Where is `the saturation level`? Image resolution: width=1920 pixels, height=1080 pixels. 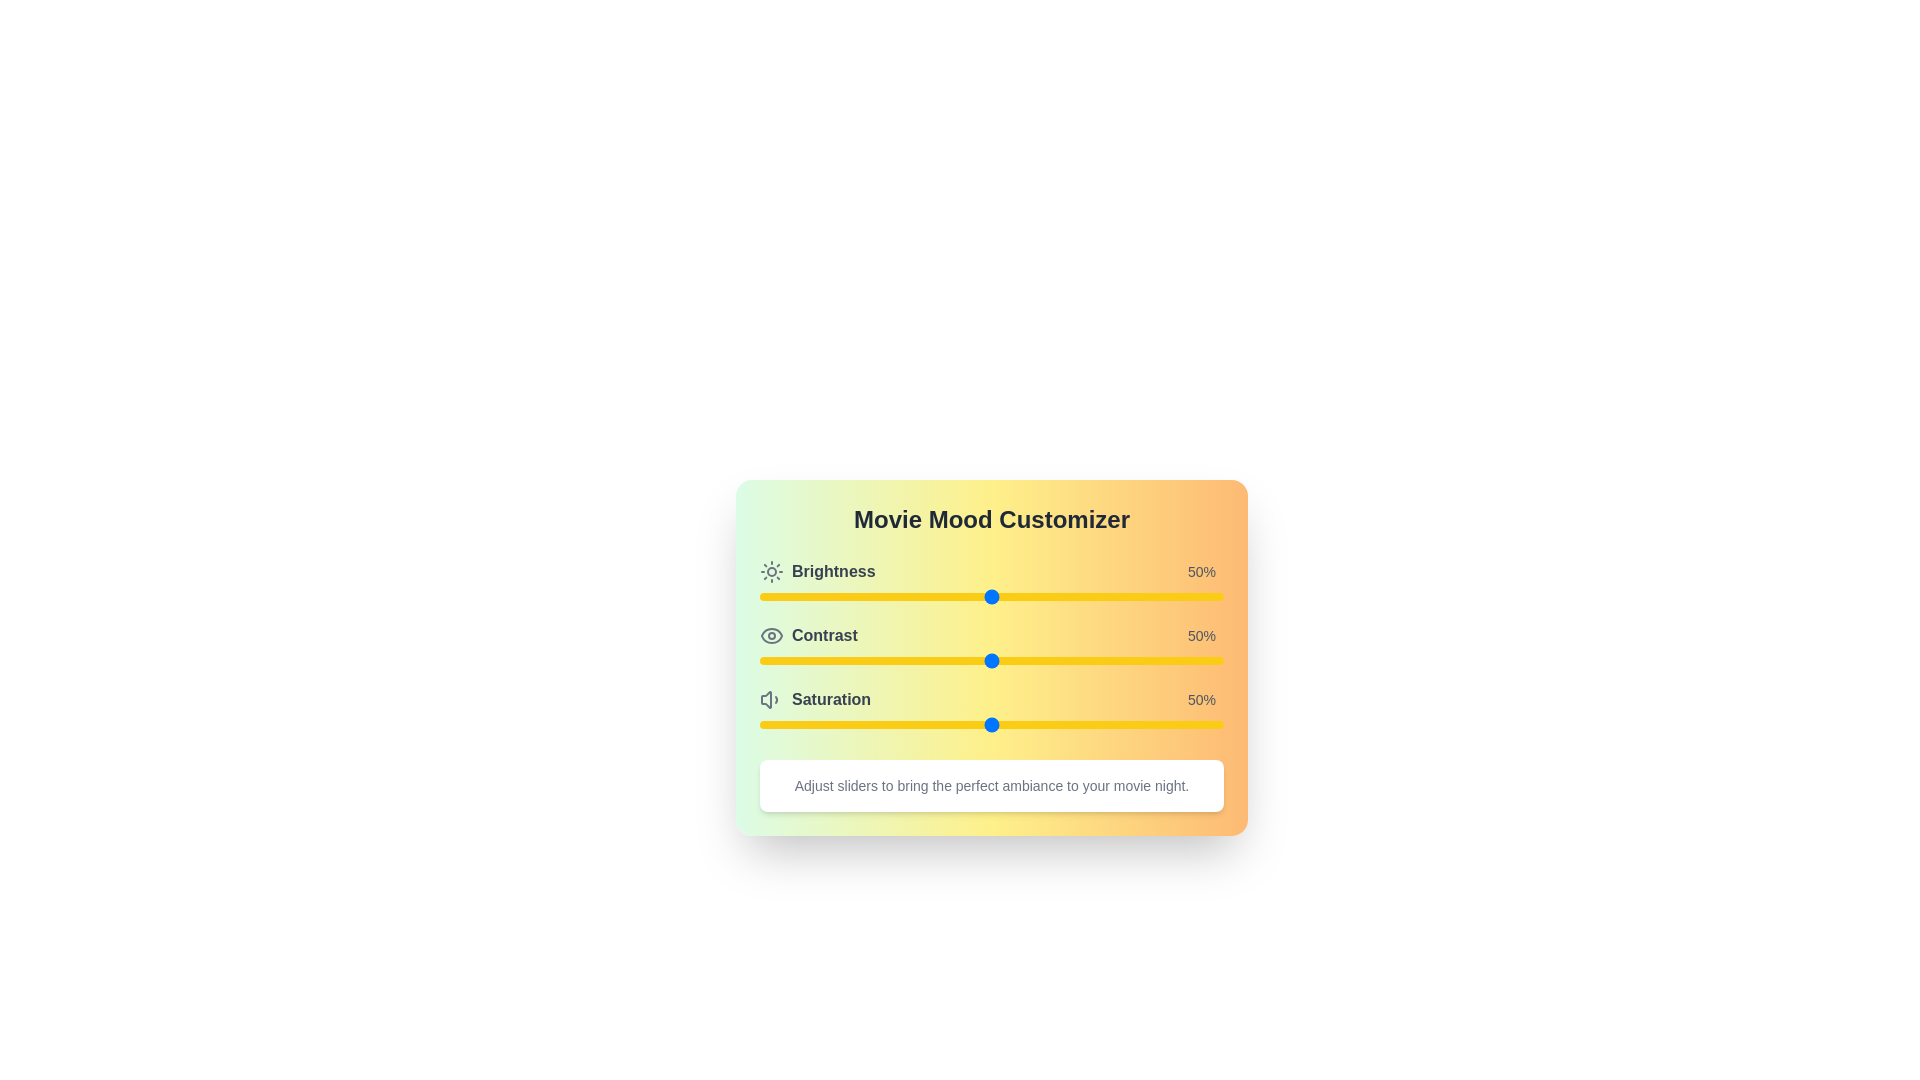 the saturation level is located at coordinates (1019, 725).